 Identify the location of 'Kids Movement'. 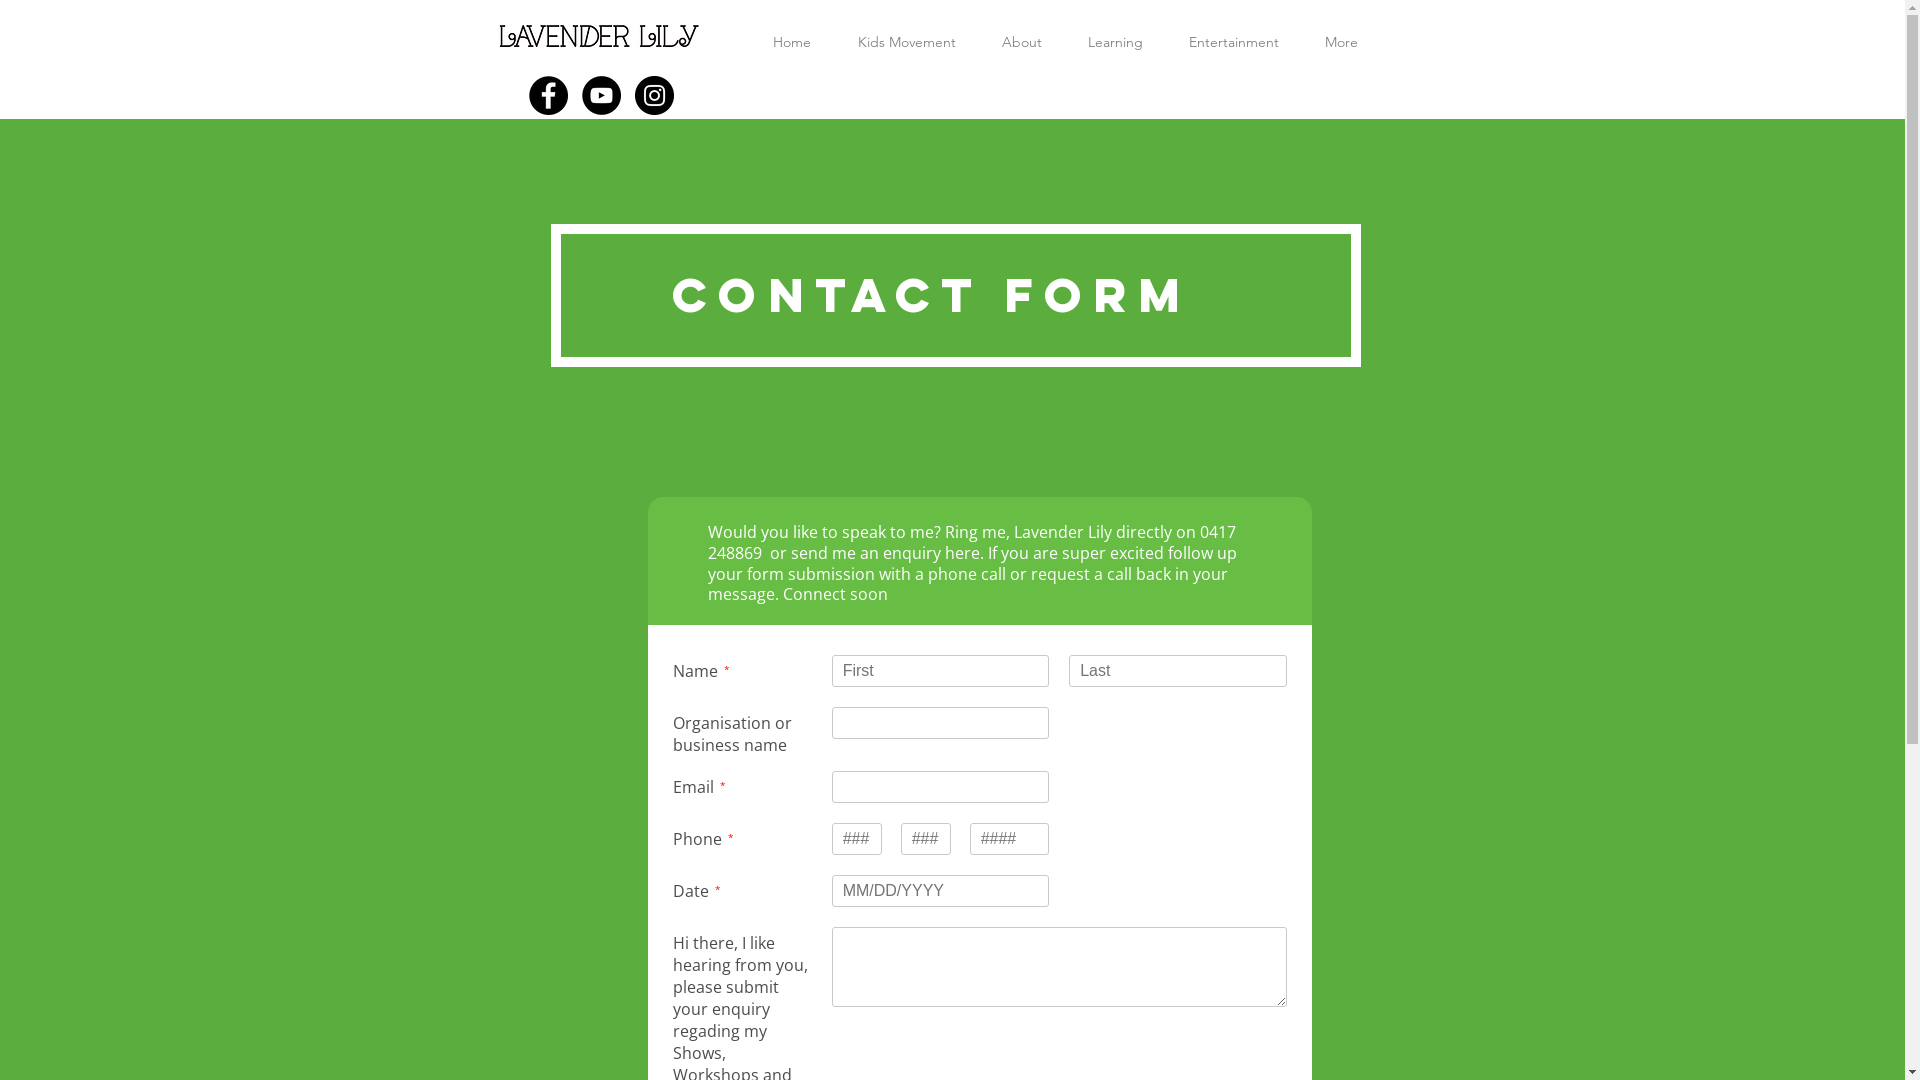
(905, 42).